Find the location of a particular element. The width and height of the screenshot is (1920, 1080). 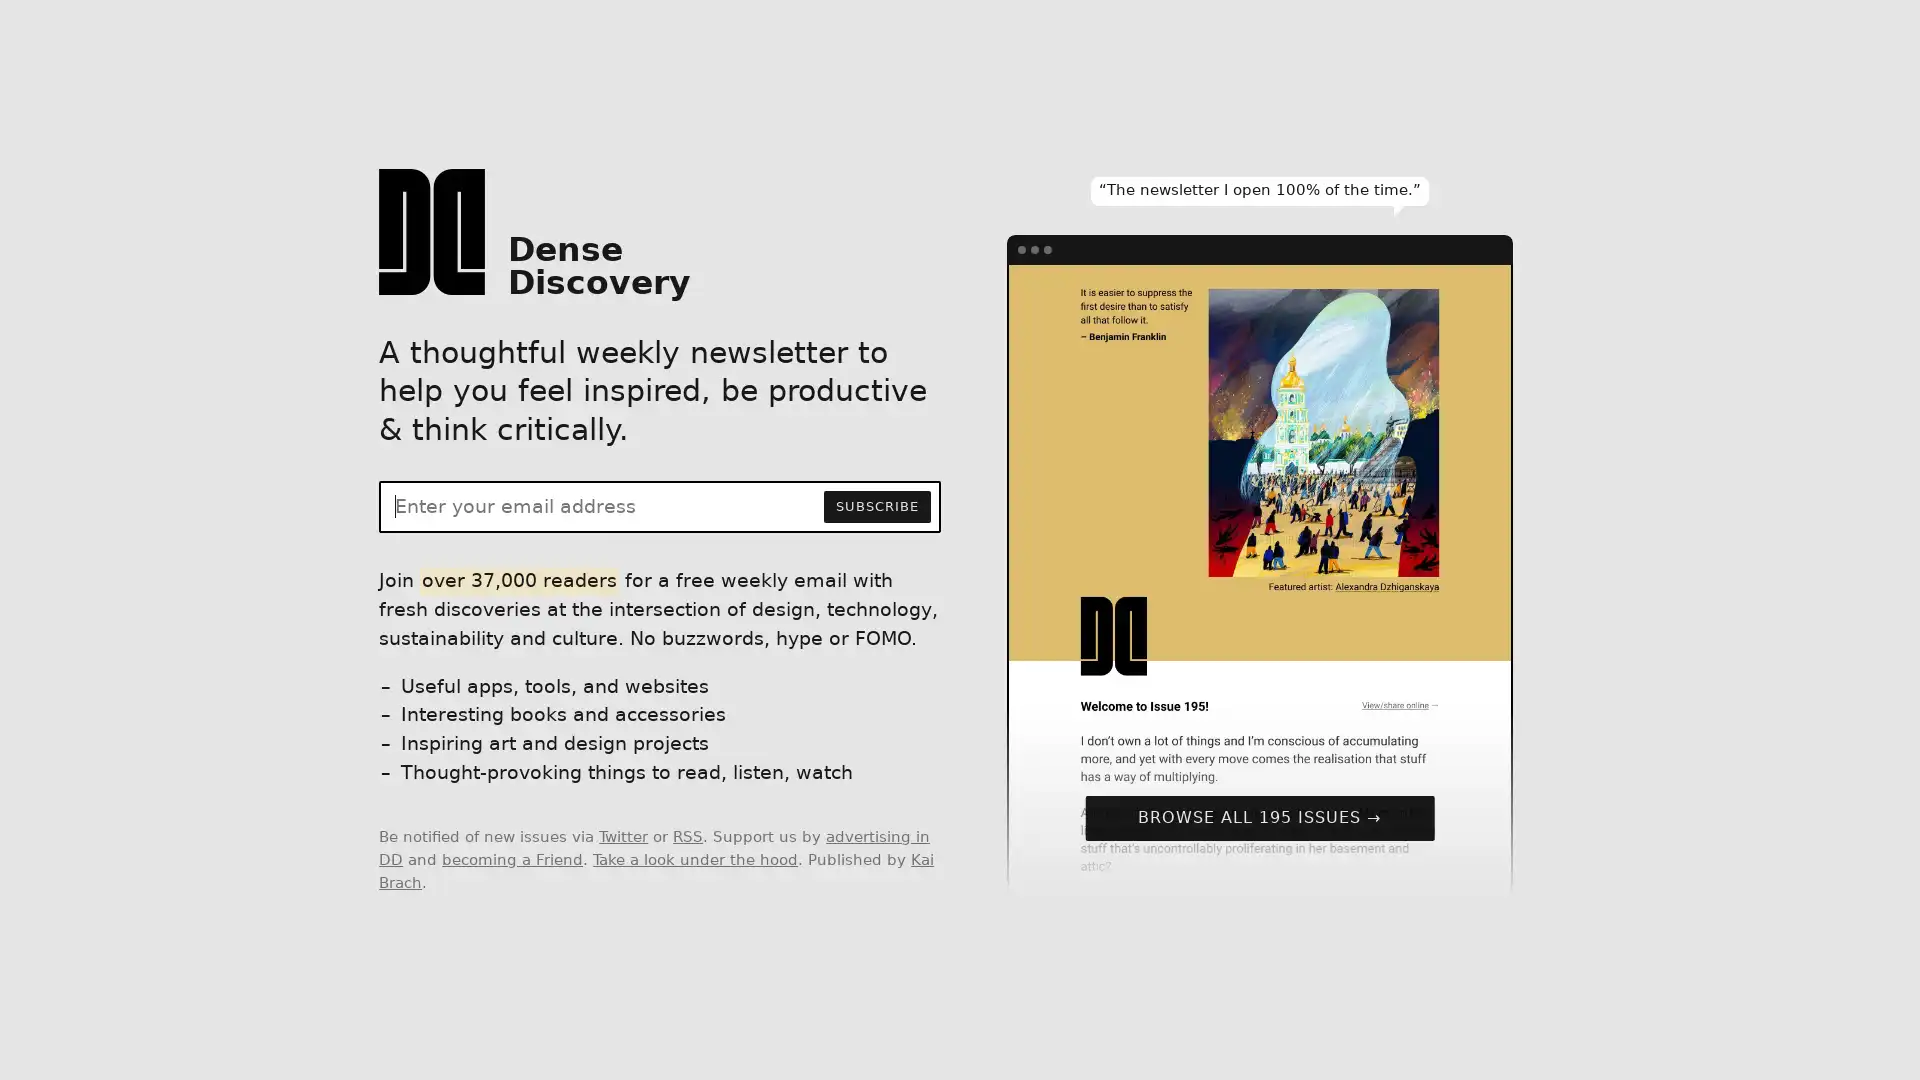

SUBSCRIBE is located at coordinates (877, 504).